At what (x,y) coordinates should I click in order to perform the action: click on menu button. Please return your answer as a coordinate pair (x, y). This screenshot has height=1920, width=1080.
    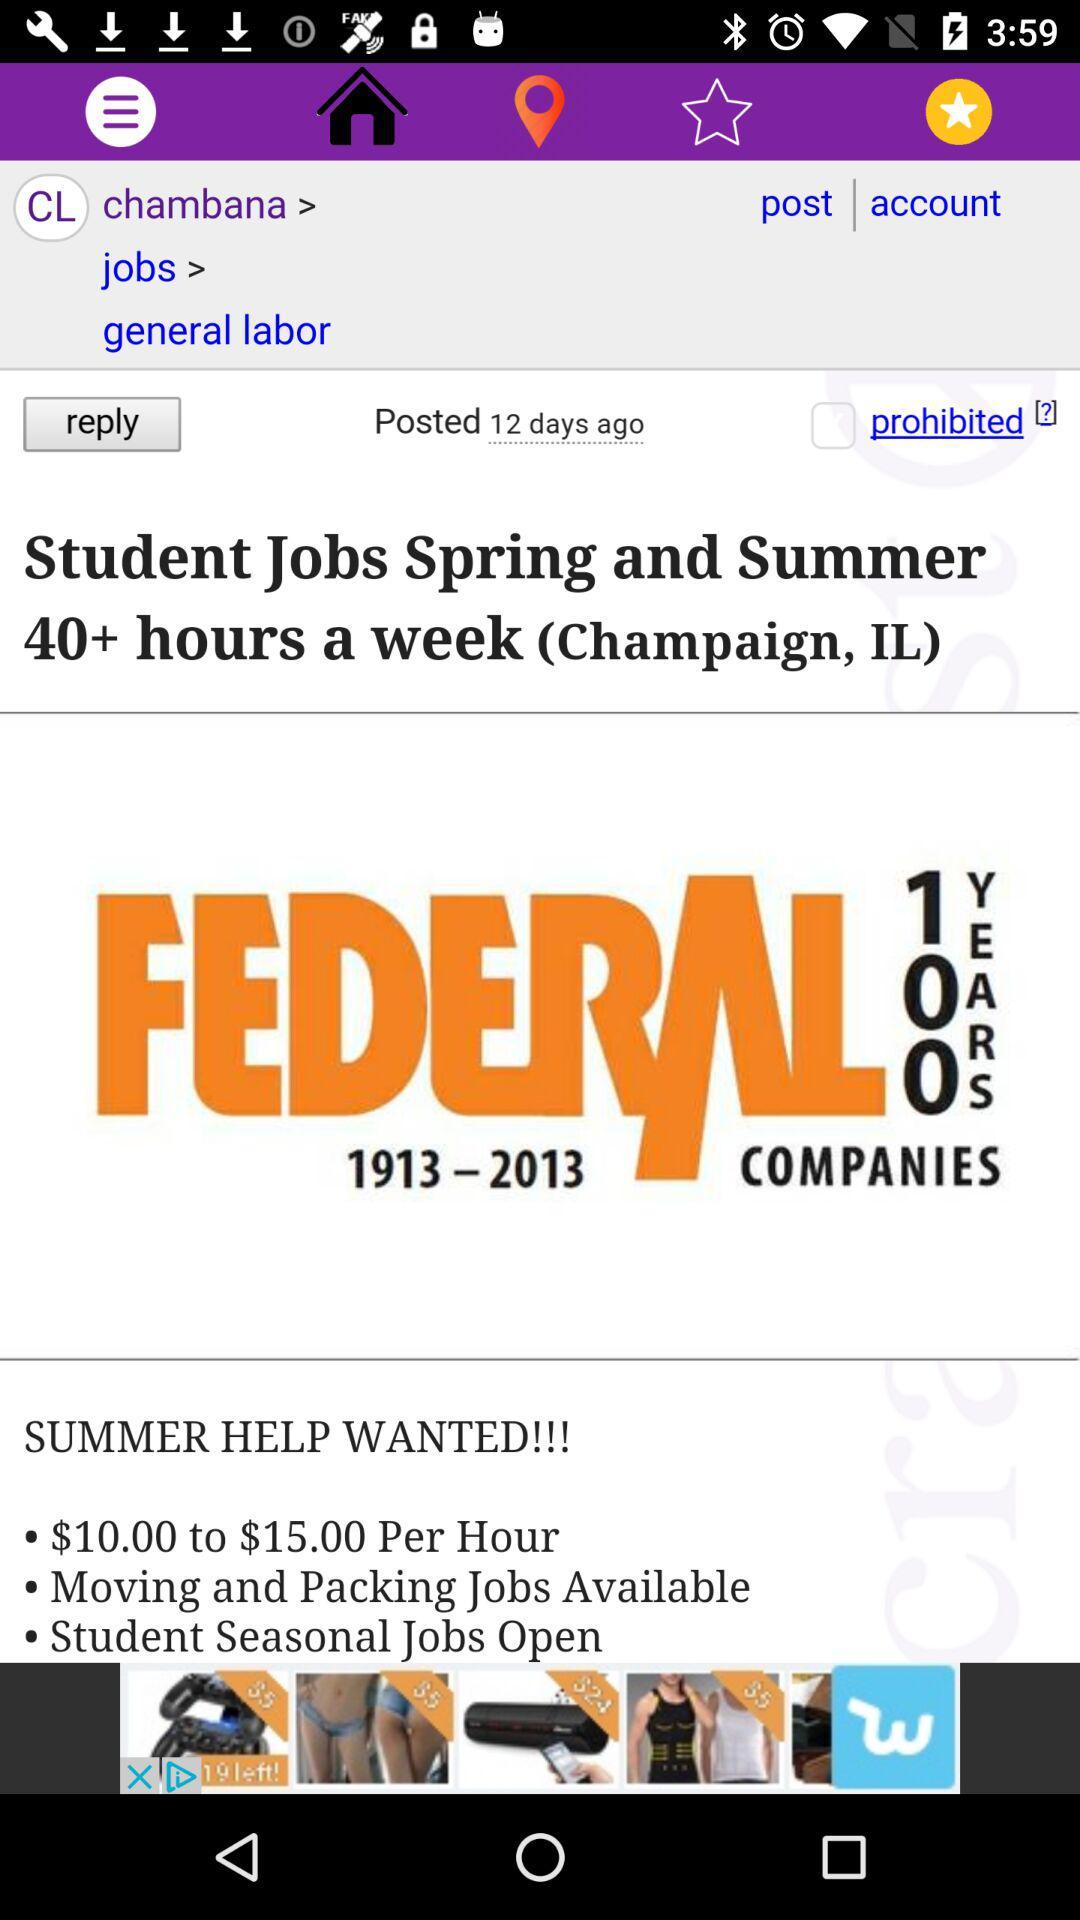
    Looking at the image, I should click on (120, 110).